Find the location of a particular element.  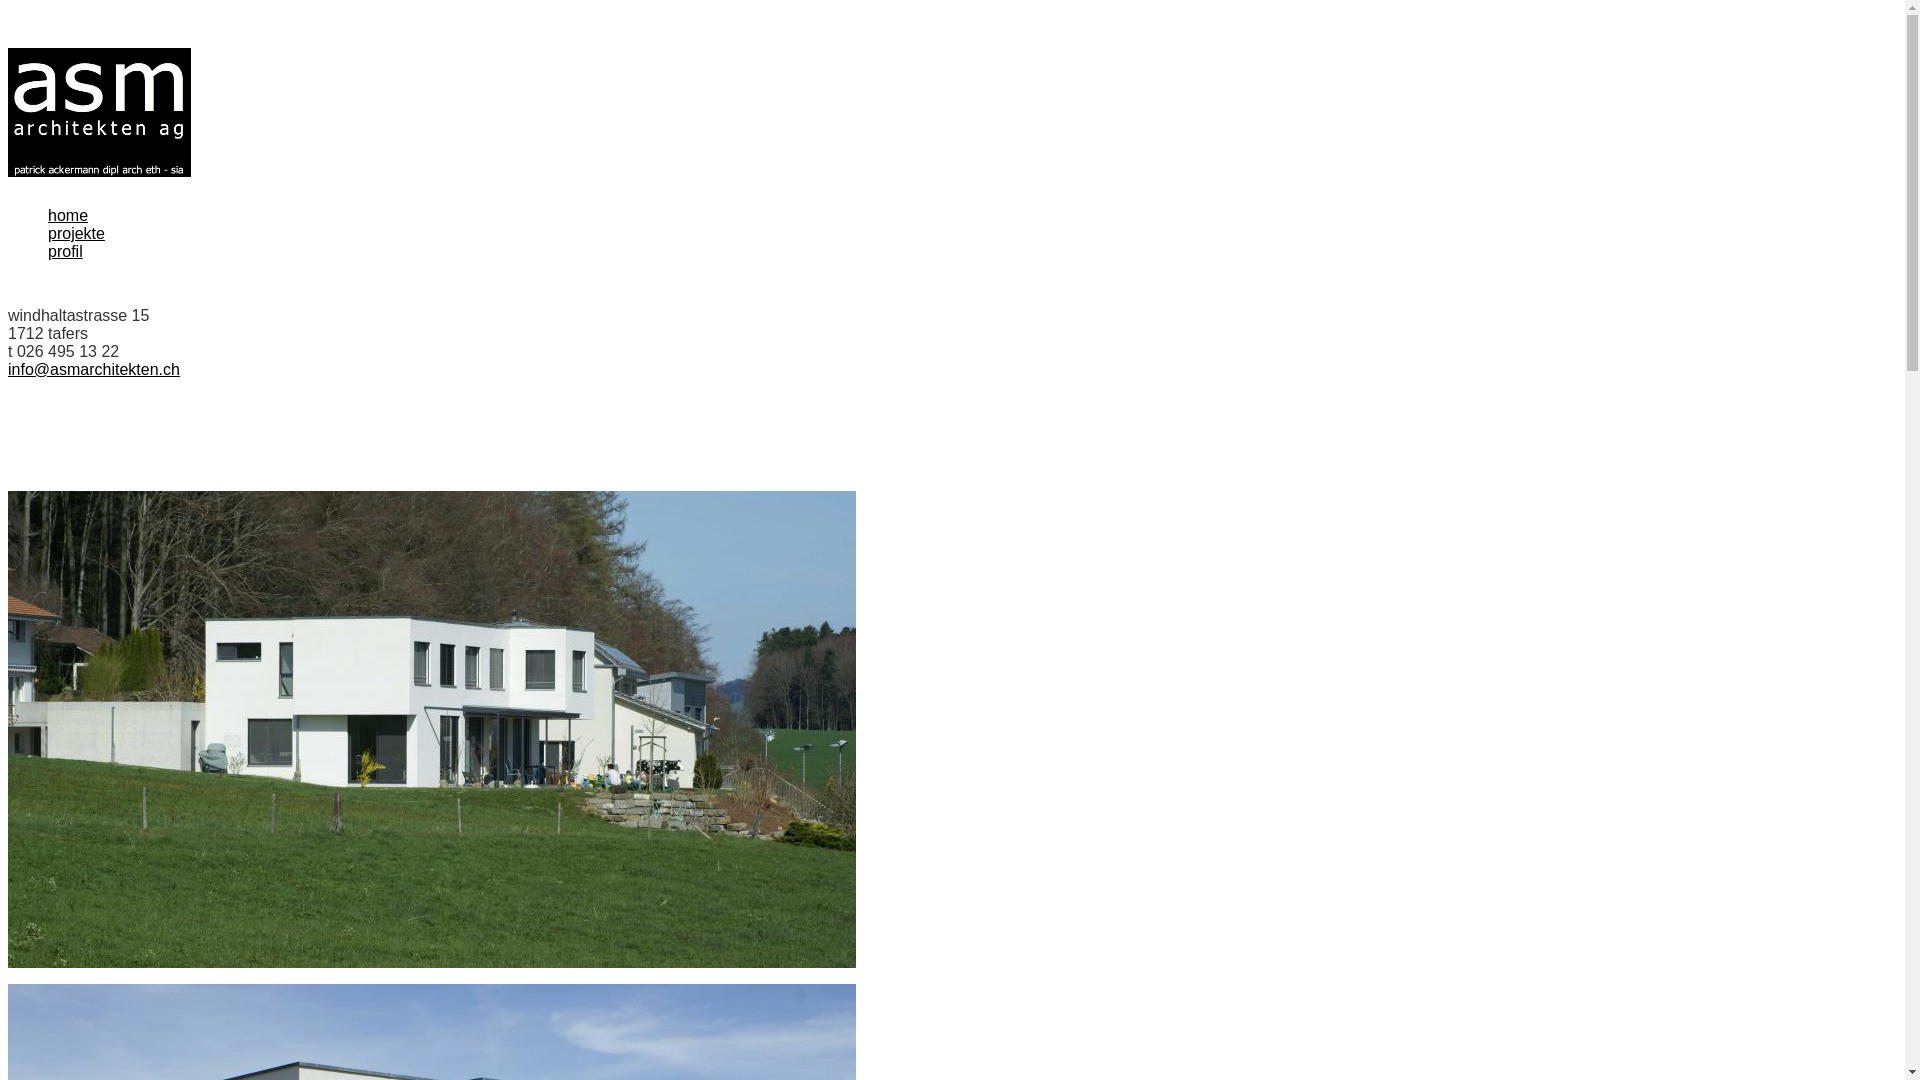

'profil' is located at coordinates (65, 250).